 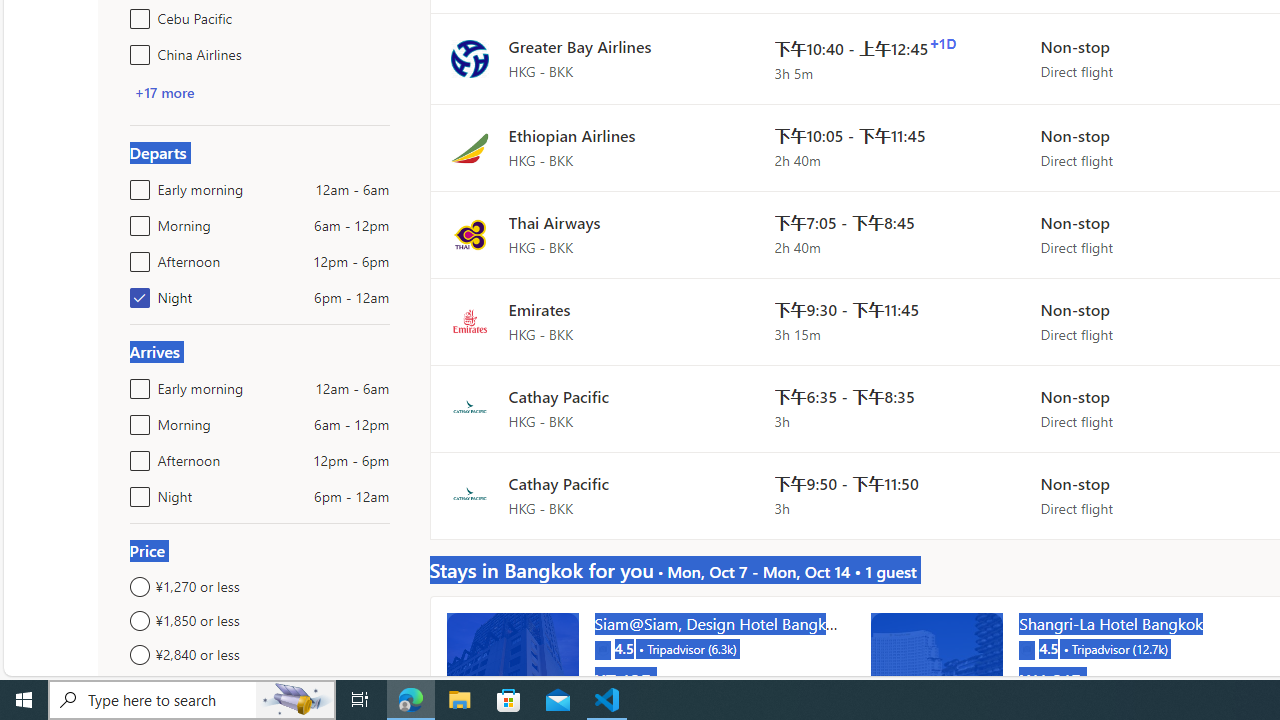 I want to click on '+17 more', so click(x=164, y=92).